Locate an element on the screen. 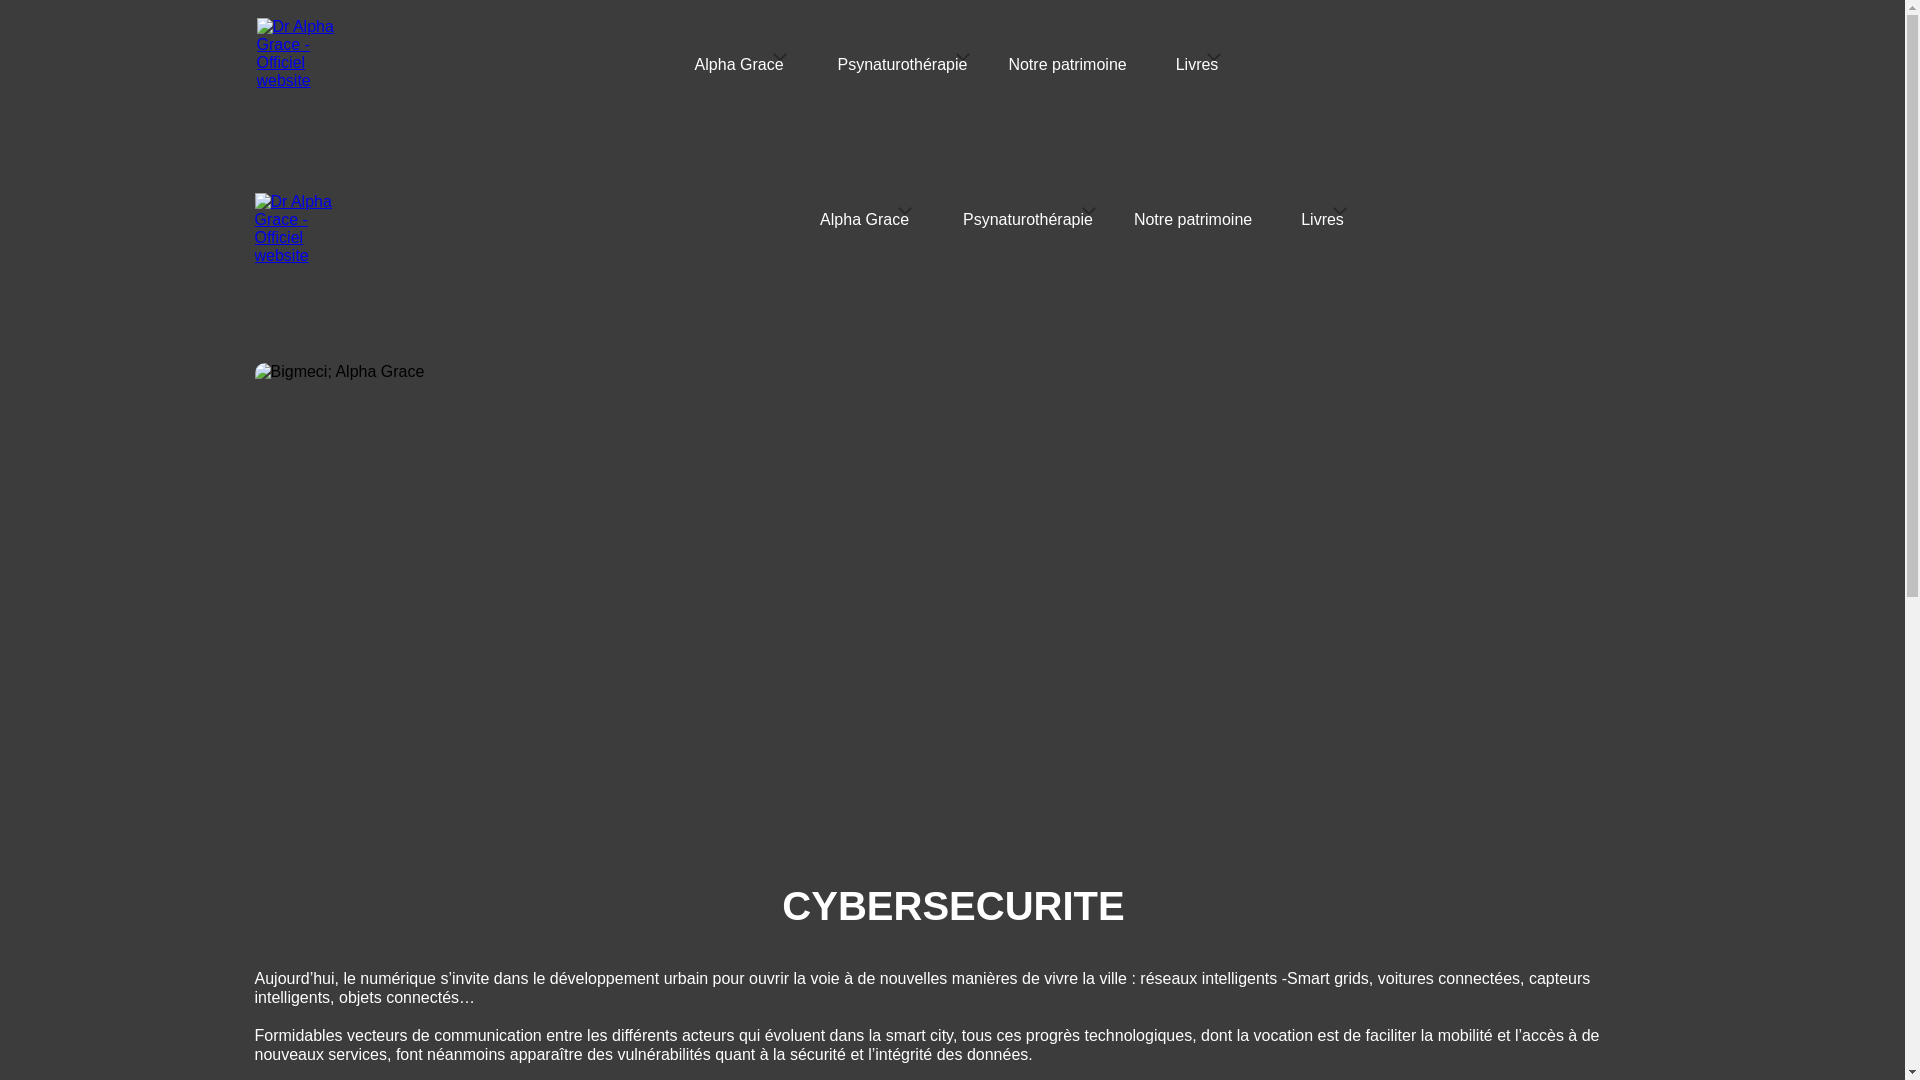  'Notre patrimoine' is located at coordinates (1193, 224).